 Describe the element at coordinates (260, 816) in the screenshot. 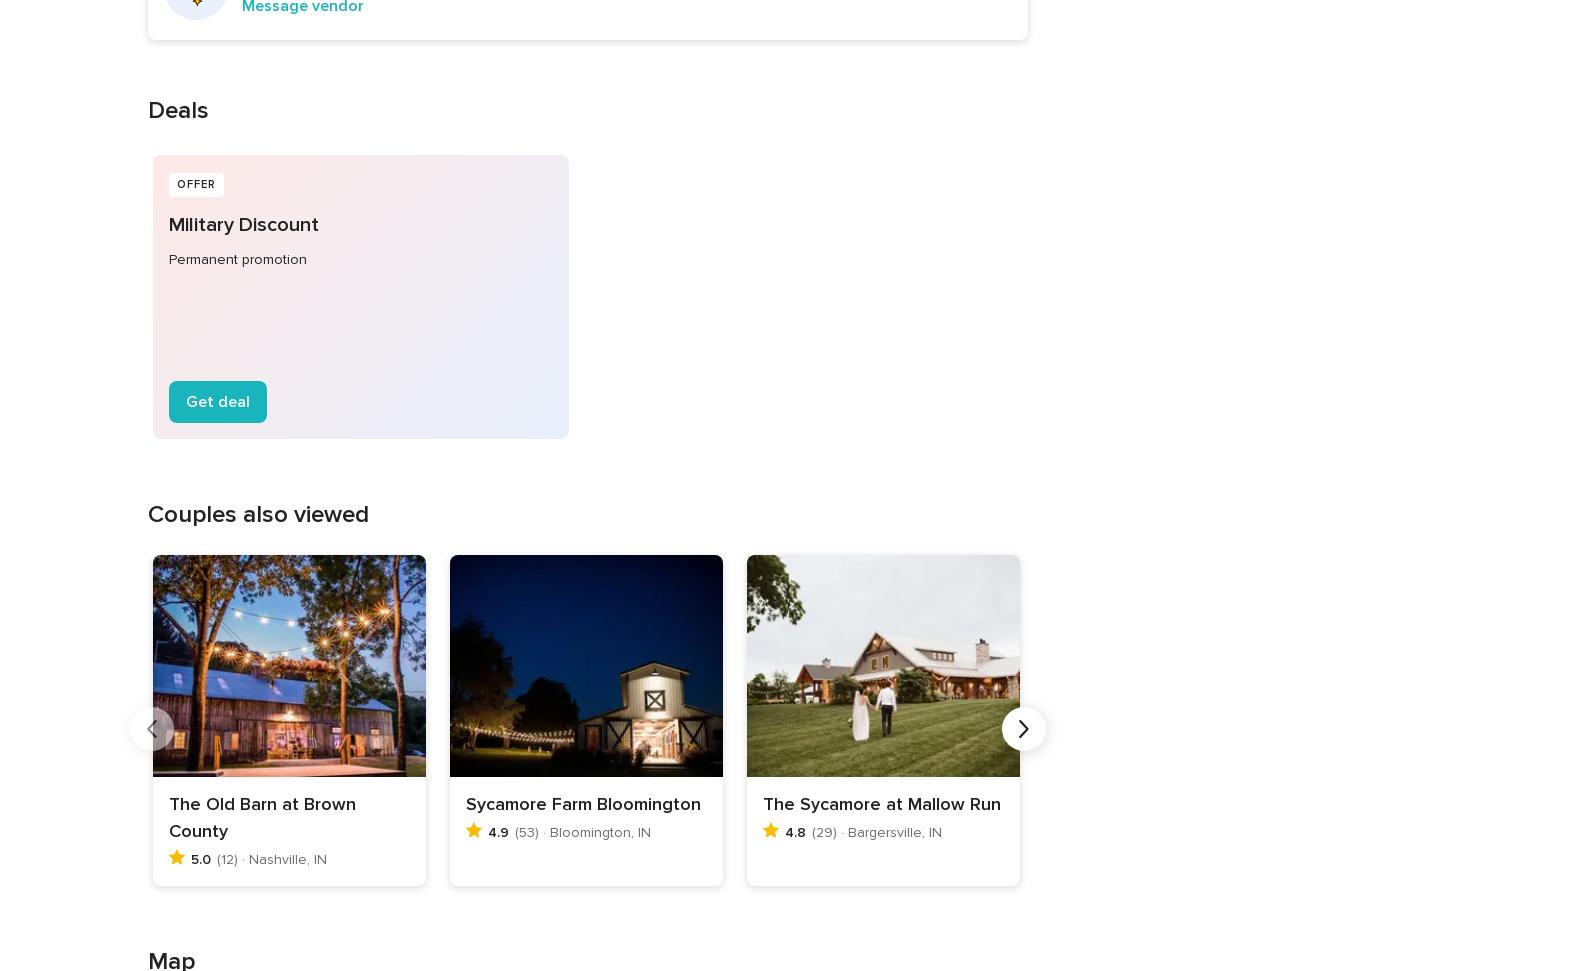

I see `'The Old Barn at Brown County'` at that location.